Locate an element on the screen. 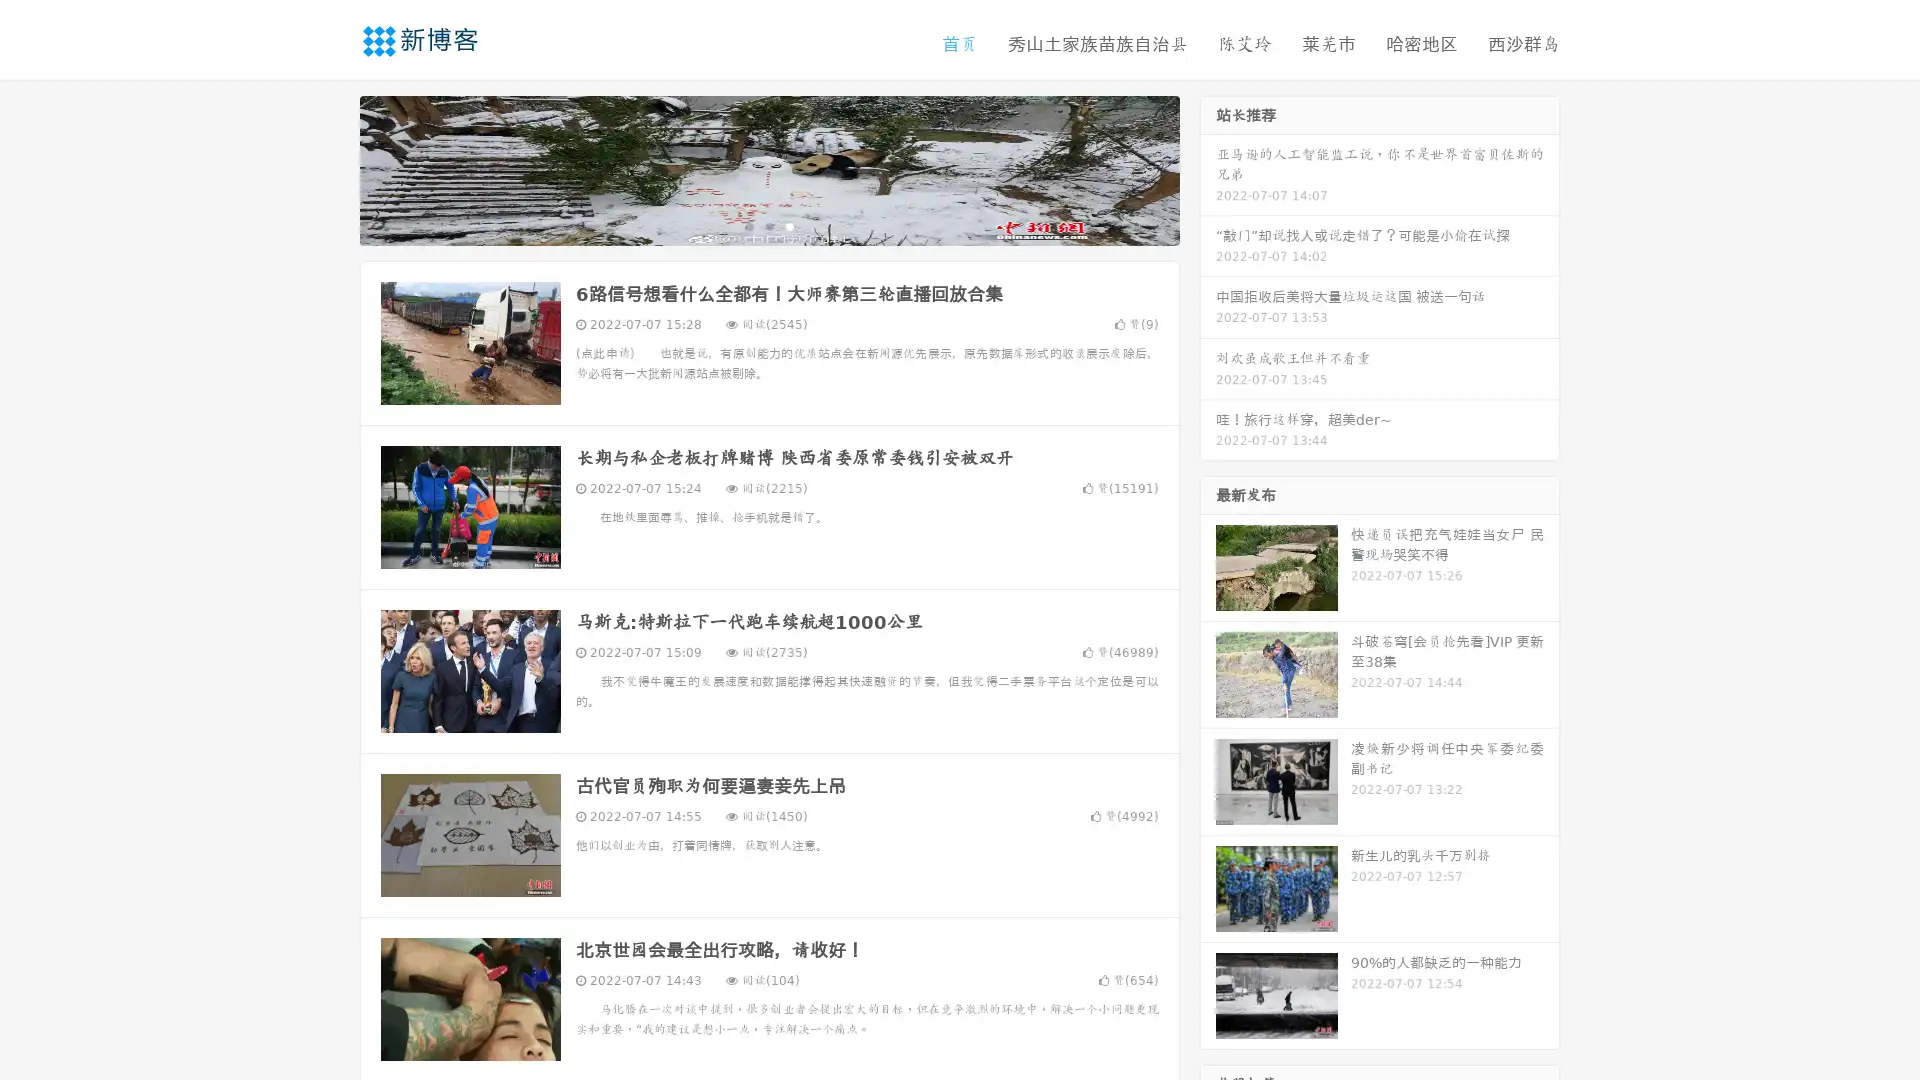 Image resolution: width=1920 pixels, height=1080 pixels. Go to slide 2 is located at coordinates (768, 225).